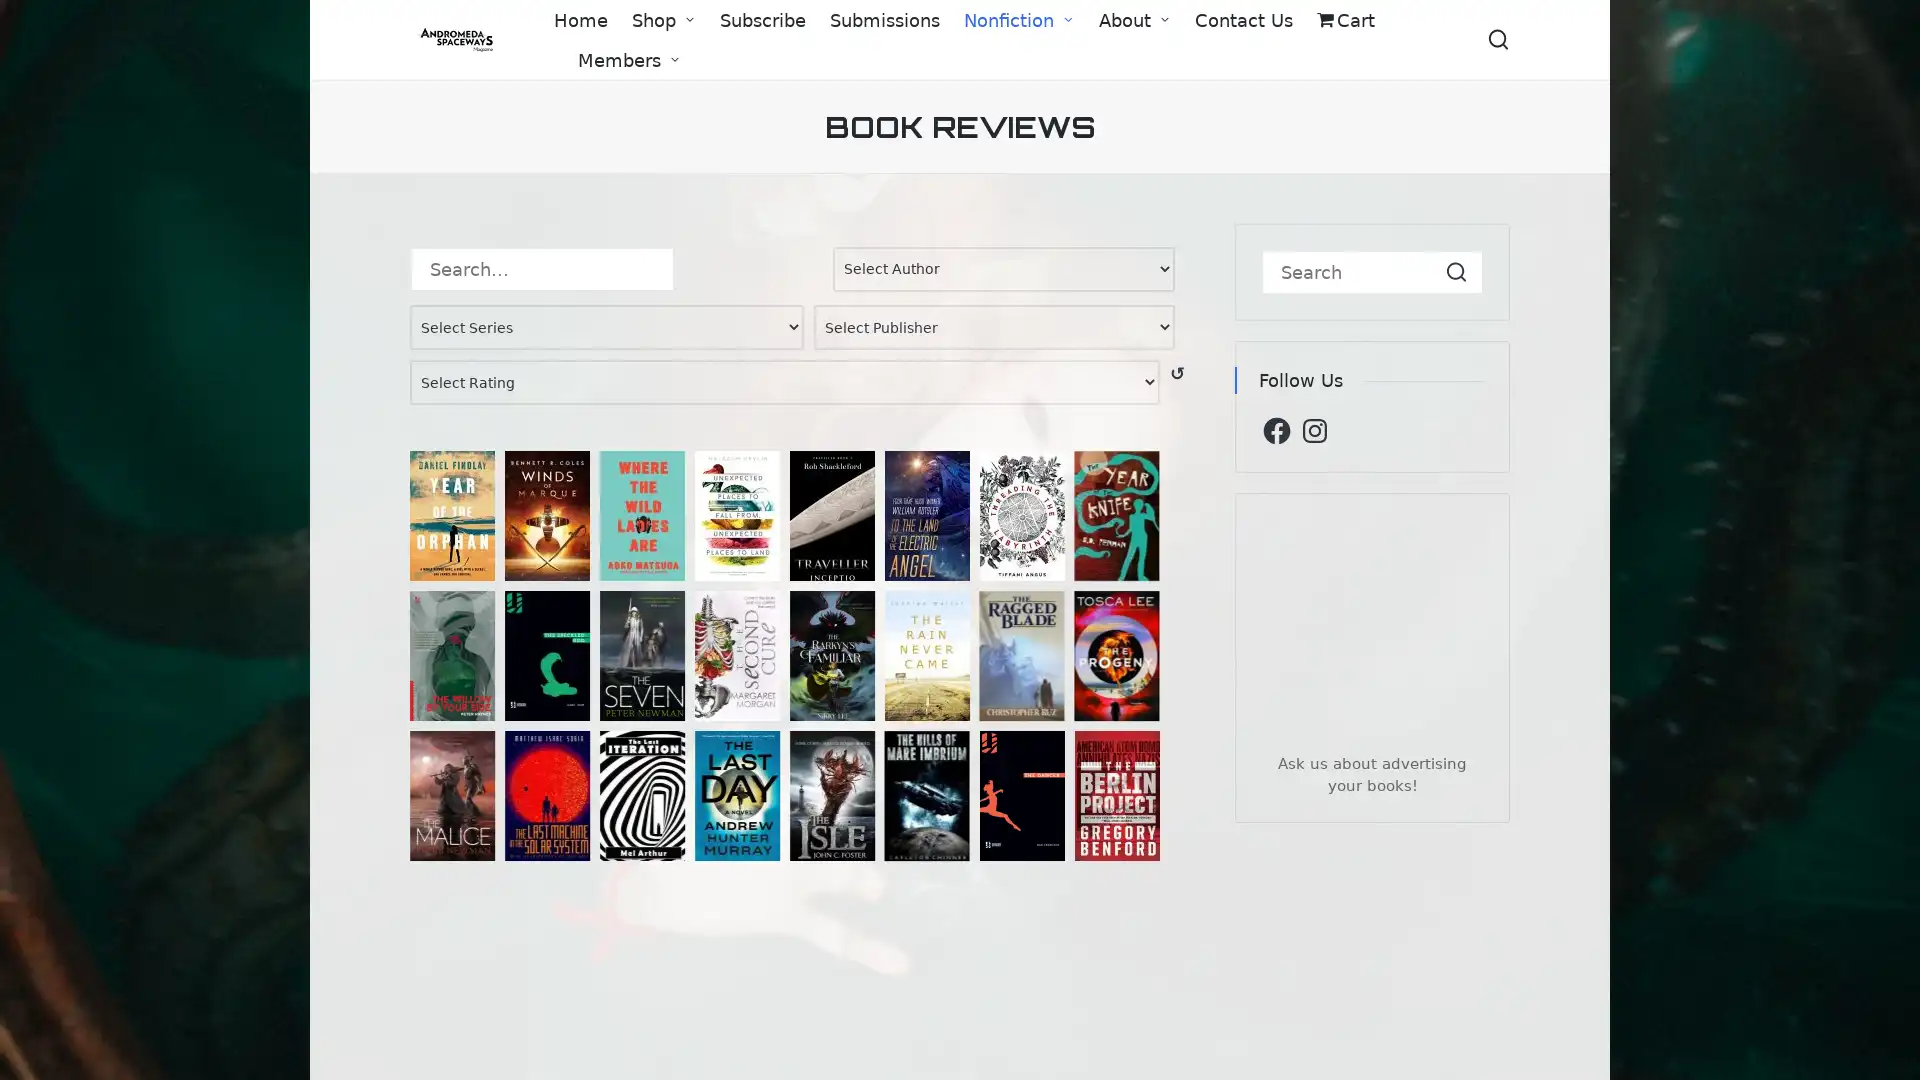 This screenshot has height=1080, width=1920. What do you see at coordinates (1456, 272) in the screenshot?
I see `Search` at bounding box center [1456, 272].